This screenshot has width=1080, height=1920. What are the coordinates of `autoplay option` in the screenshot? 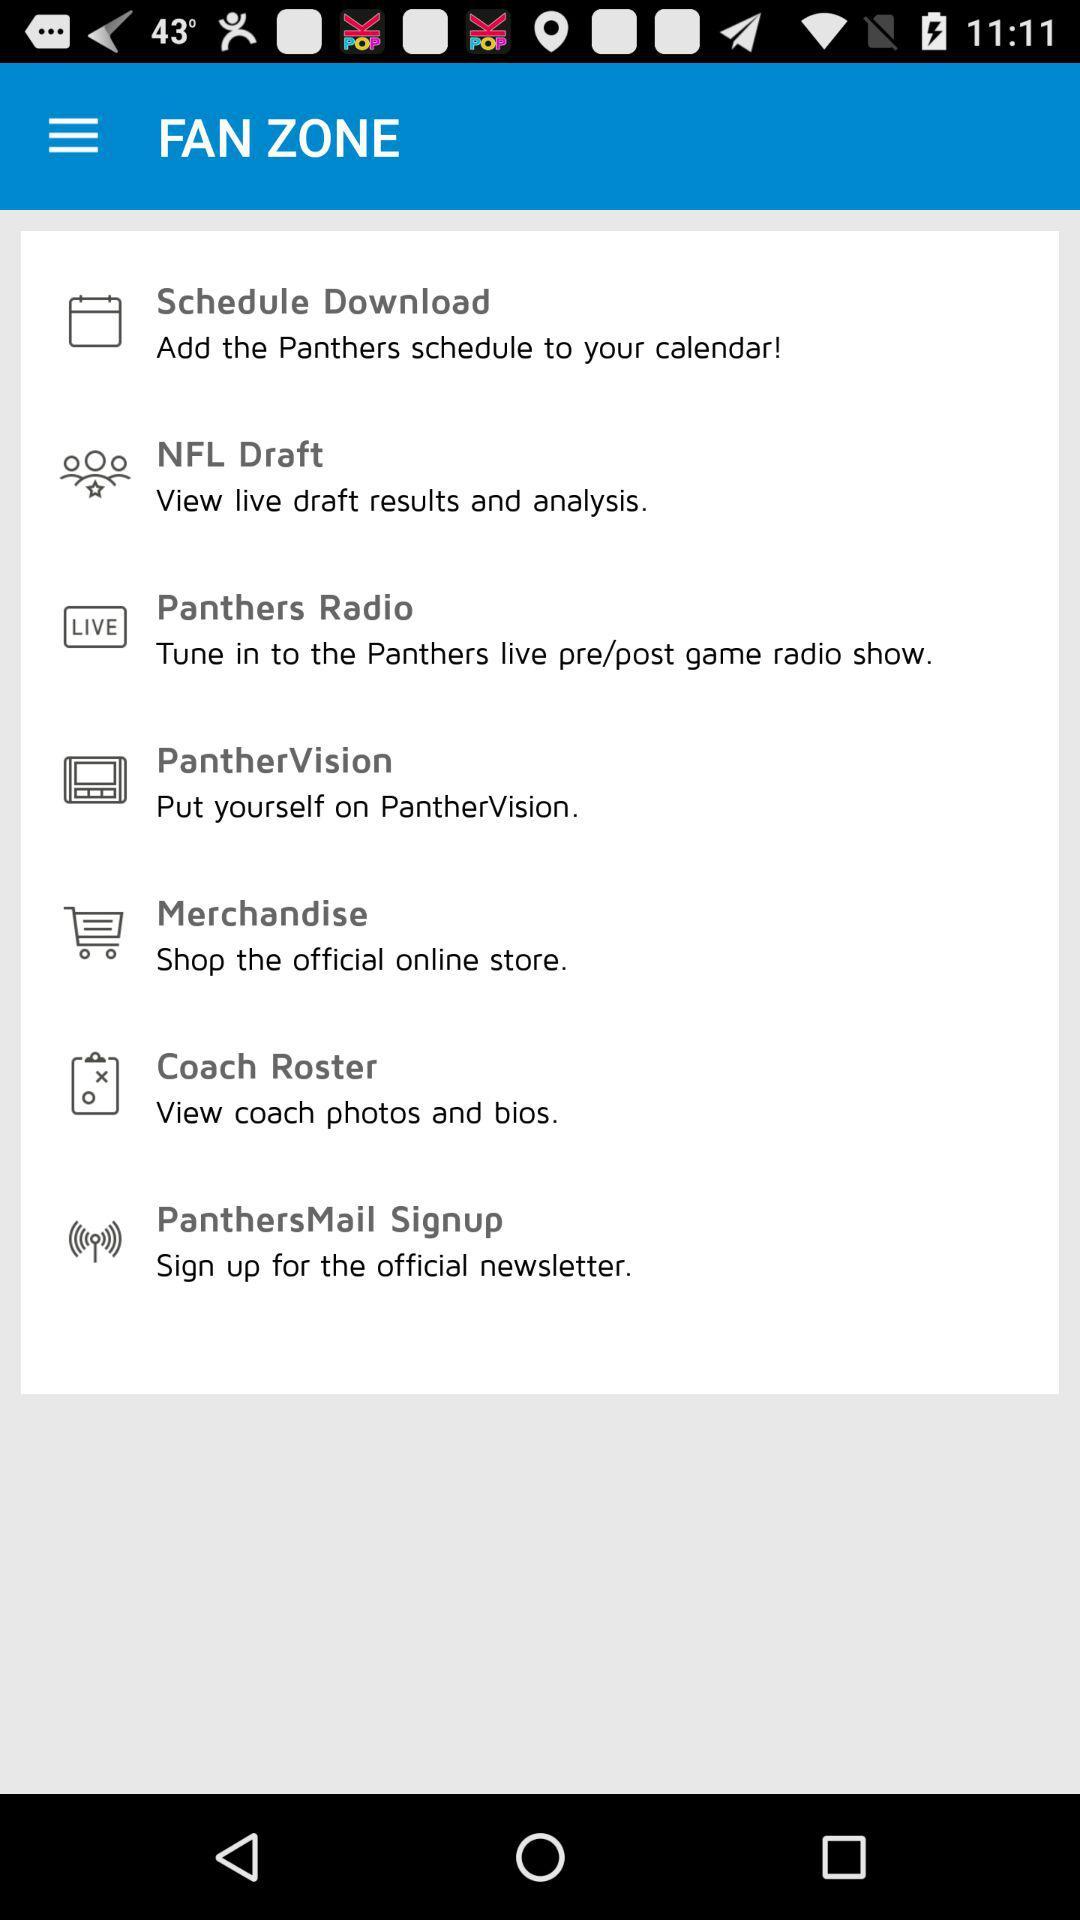 It's located at (72, 135).